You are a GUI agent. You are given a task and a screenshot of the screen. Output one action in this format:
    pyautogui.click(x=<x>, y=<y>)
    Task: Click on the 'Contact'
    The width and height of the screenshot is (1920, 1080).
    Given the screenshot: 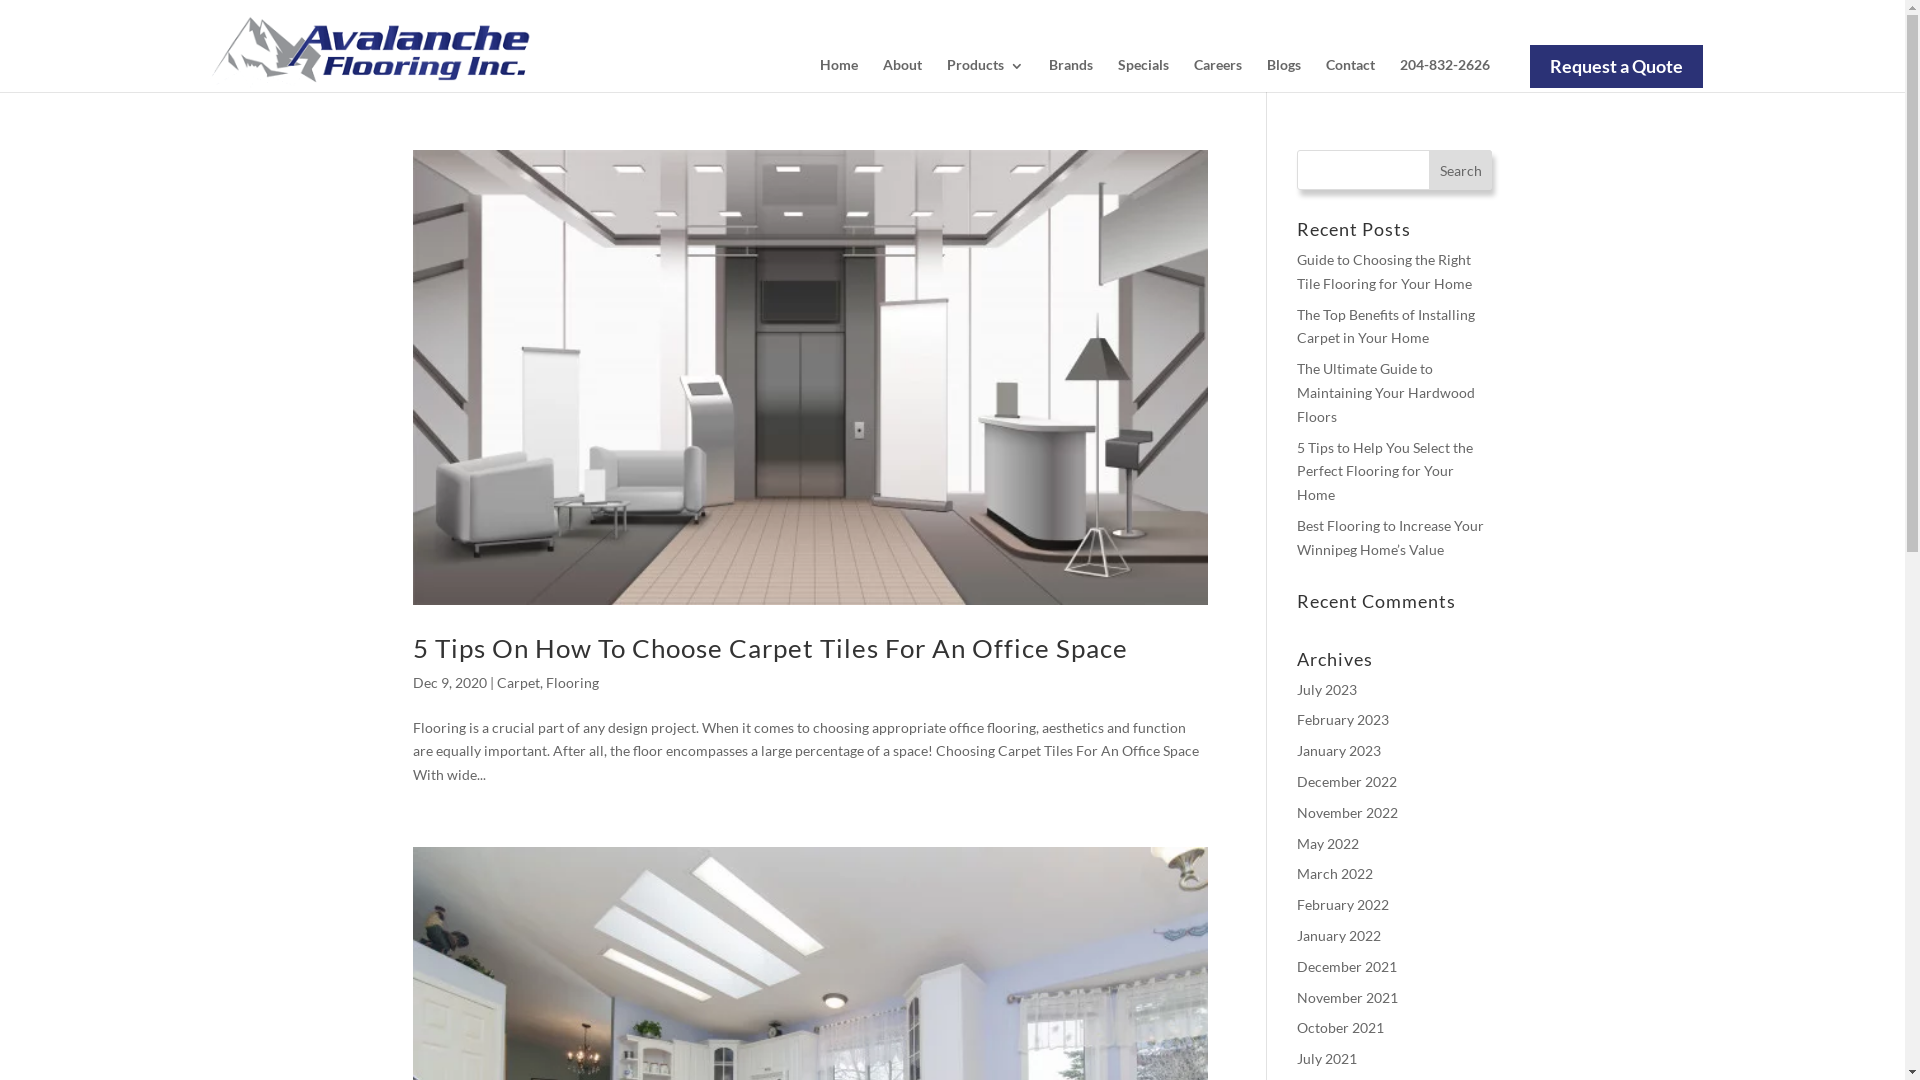 What is the action you would take?
    pyautogui.click(x=1325, y=67)
    